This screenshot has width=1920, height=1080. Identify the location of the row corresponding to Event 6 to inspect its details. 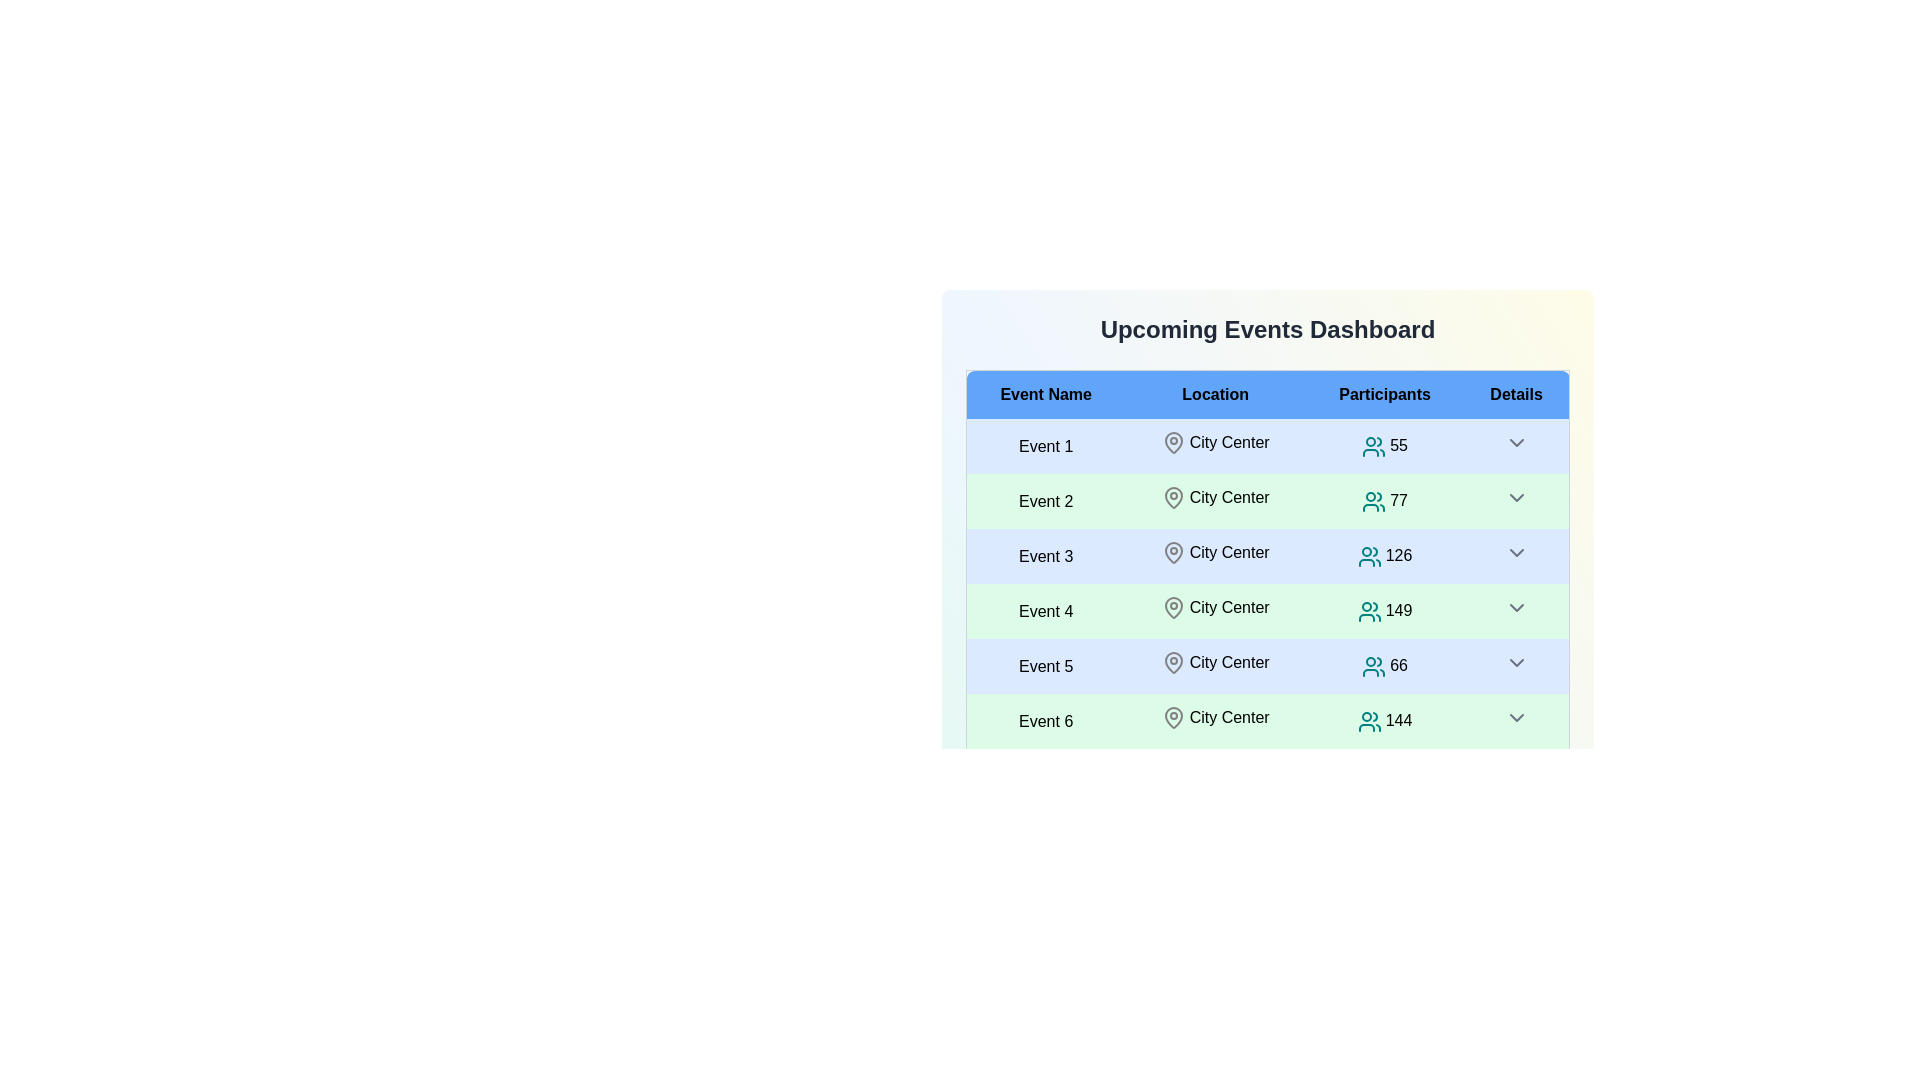
(1045, 721).